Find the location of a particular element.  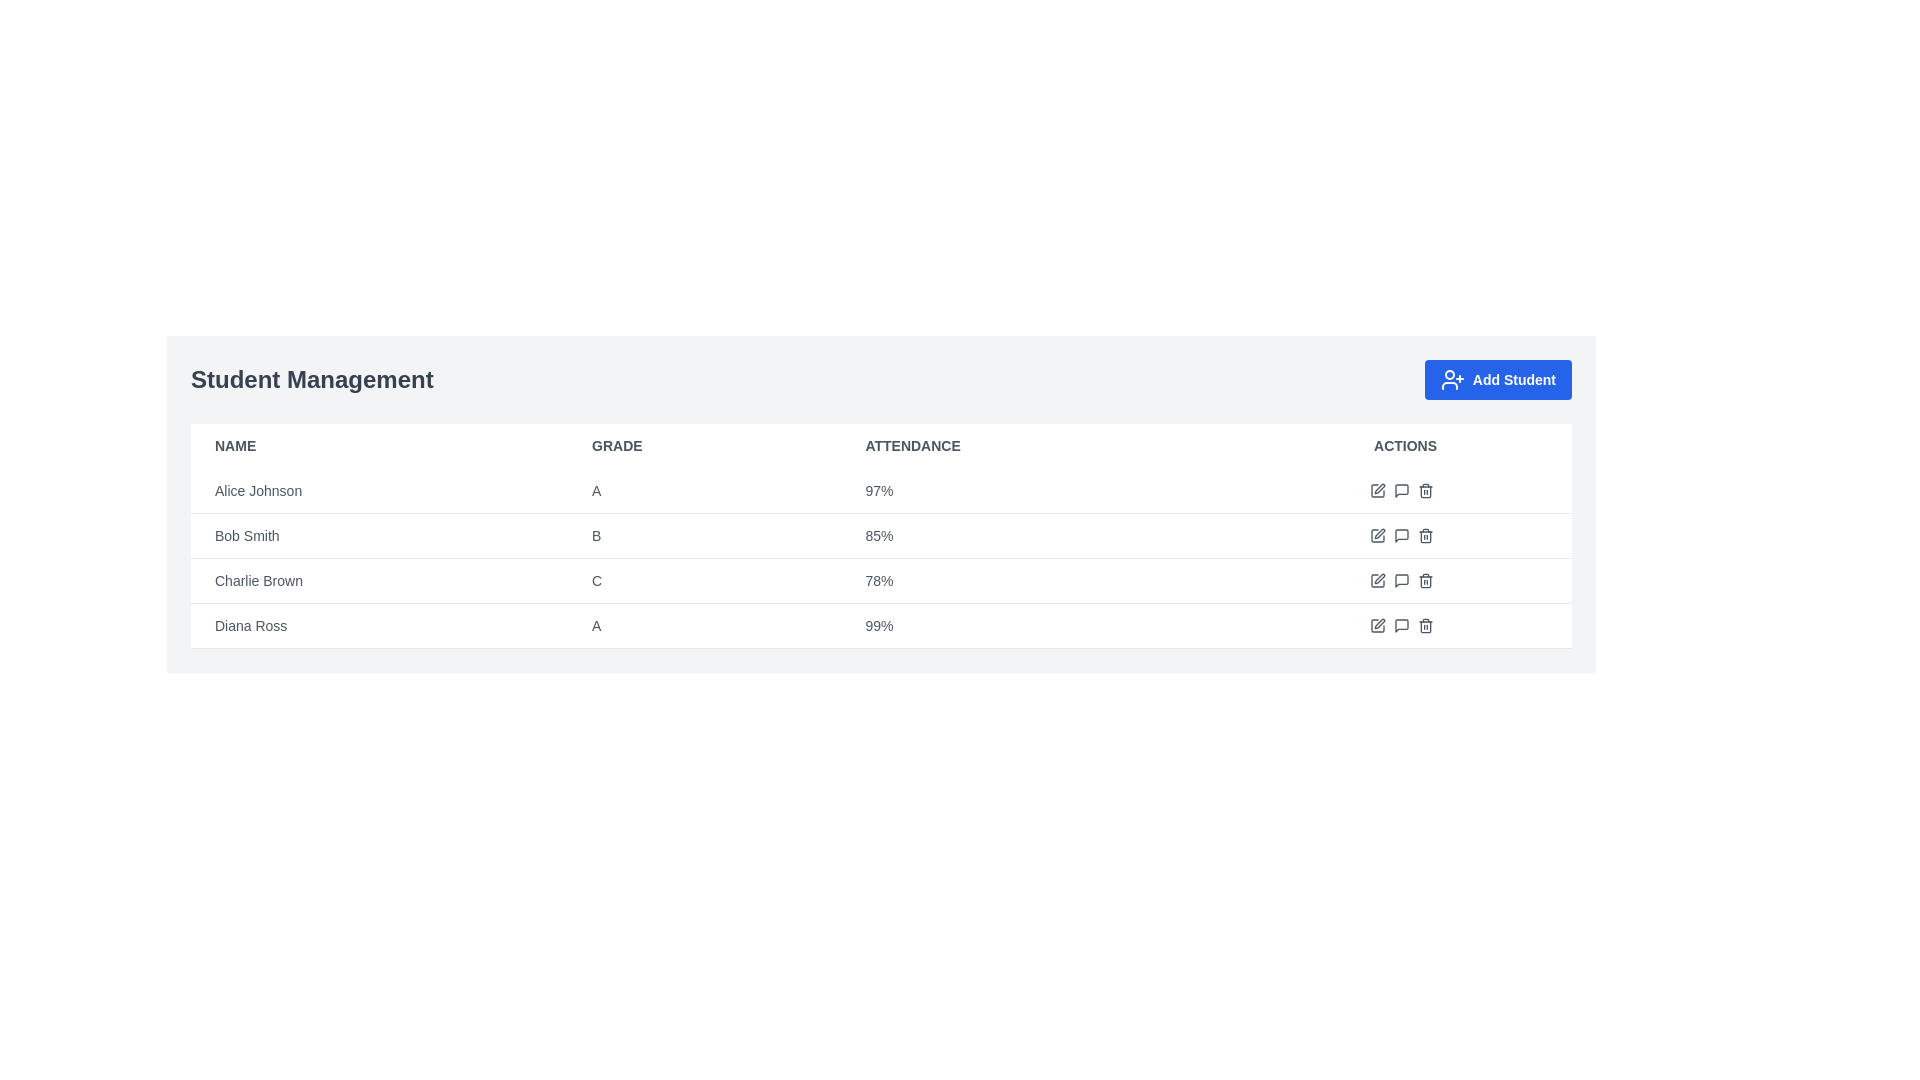

the comment icon related to the 'Charlie Brown' record in the Actions column is located at coordinates (1400, 581).